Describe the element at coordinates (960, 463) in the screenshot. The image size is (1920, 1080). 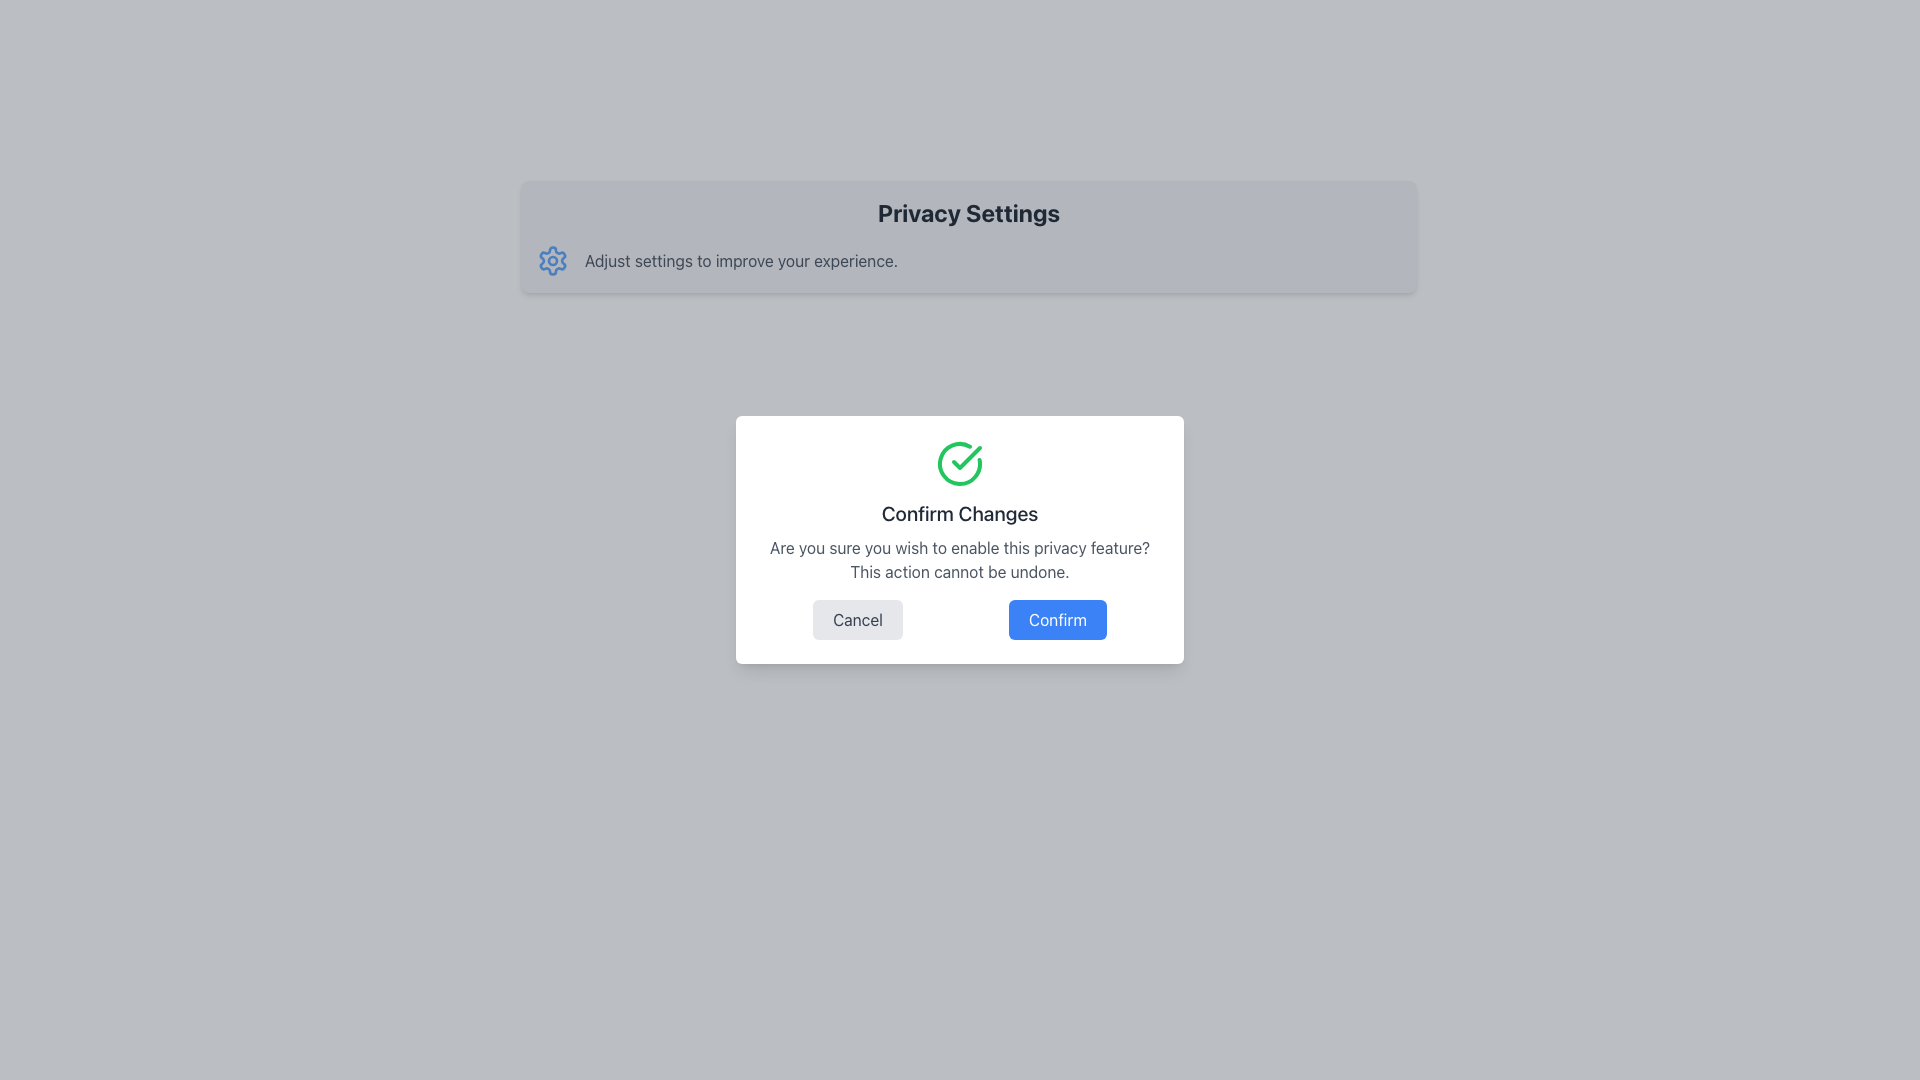
I see `the green circular icon with a checkmark in its center, located in the header section of the confirmation dialog box, directly above the 'Confirm Changes' text` at that location.